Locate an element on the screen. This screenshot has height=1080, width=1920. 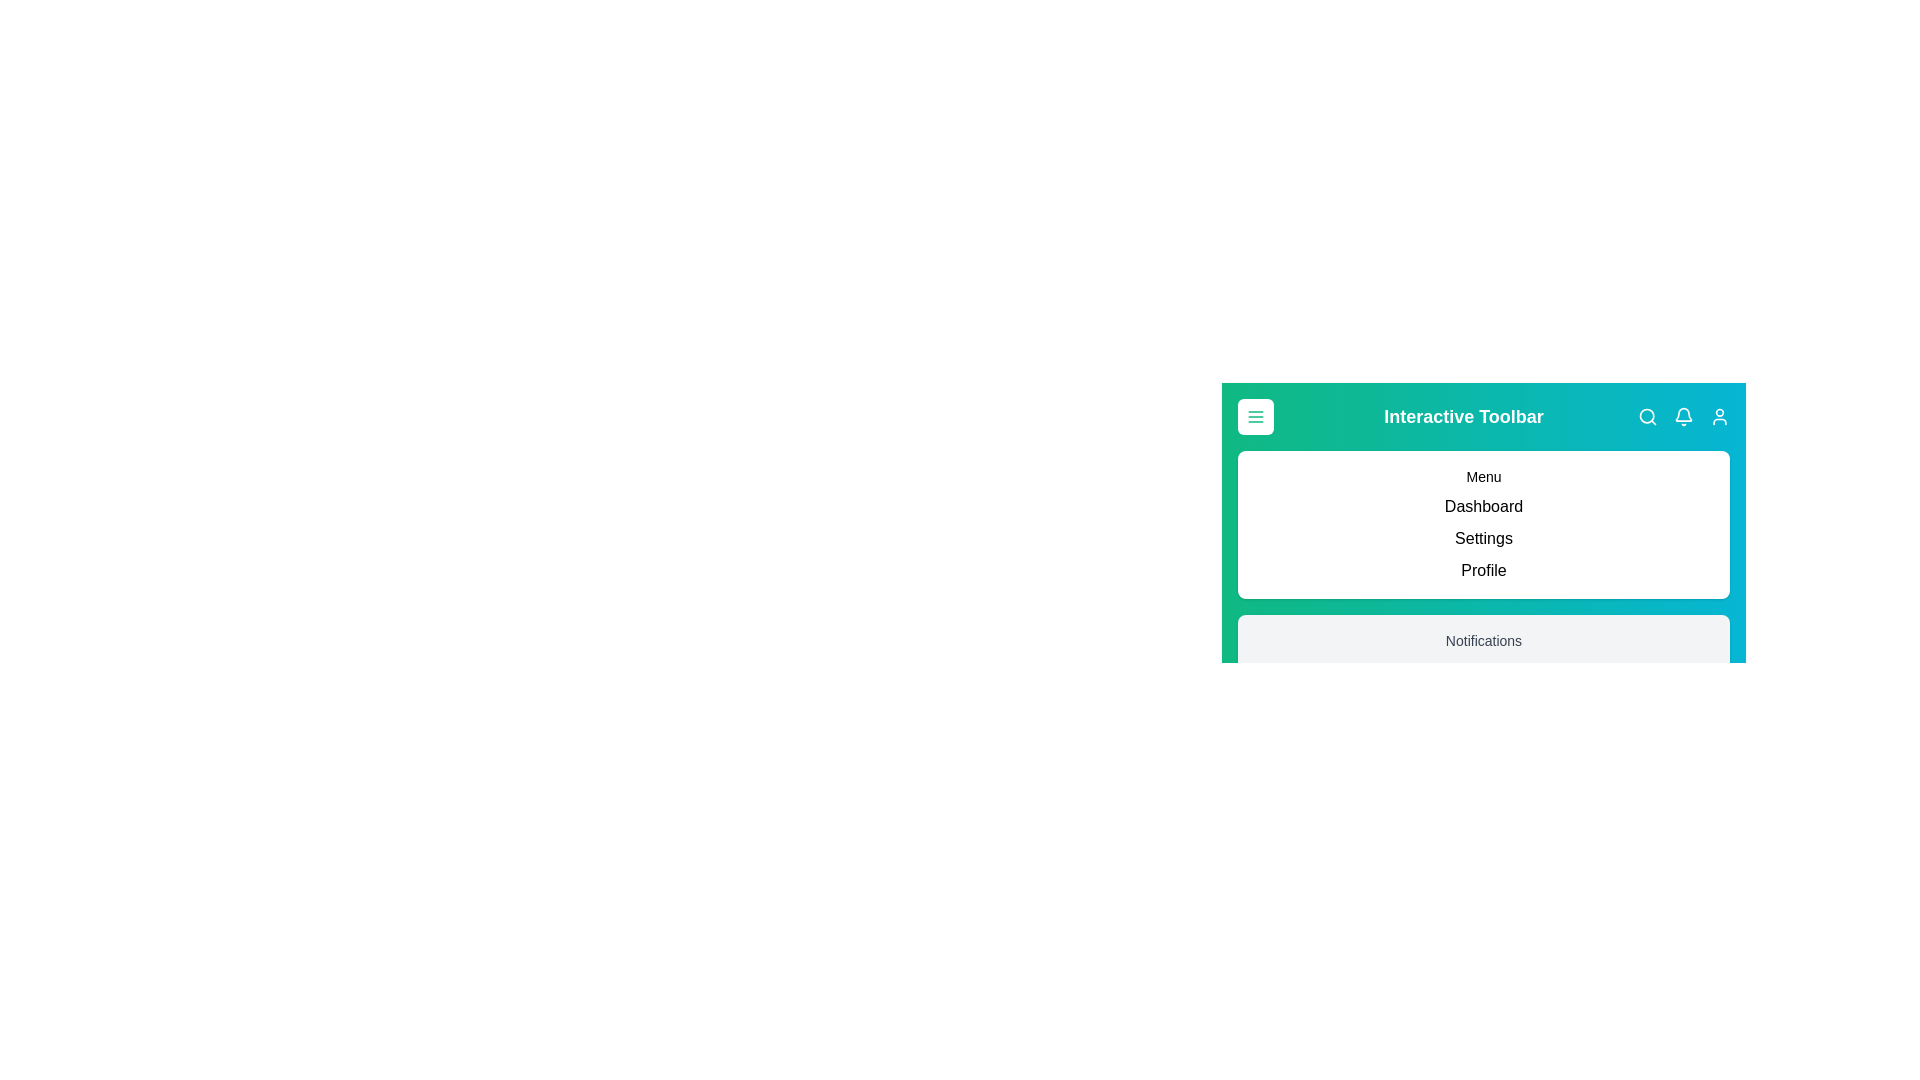
menu toggle button to toggle the menu visibility is located at coordinates (1255, 415).